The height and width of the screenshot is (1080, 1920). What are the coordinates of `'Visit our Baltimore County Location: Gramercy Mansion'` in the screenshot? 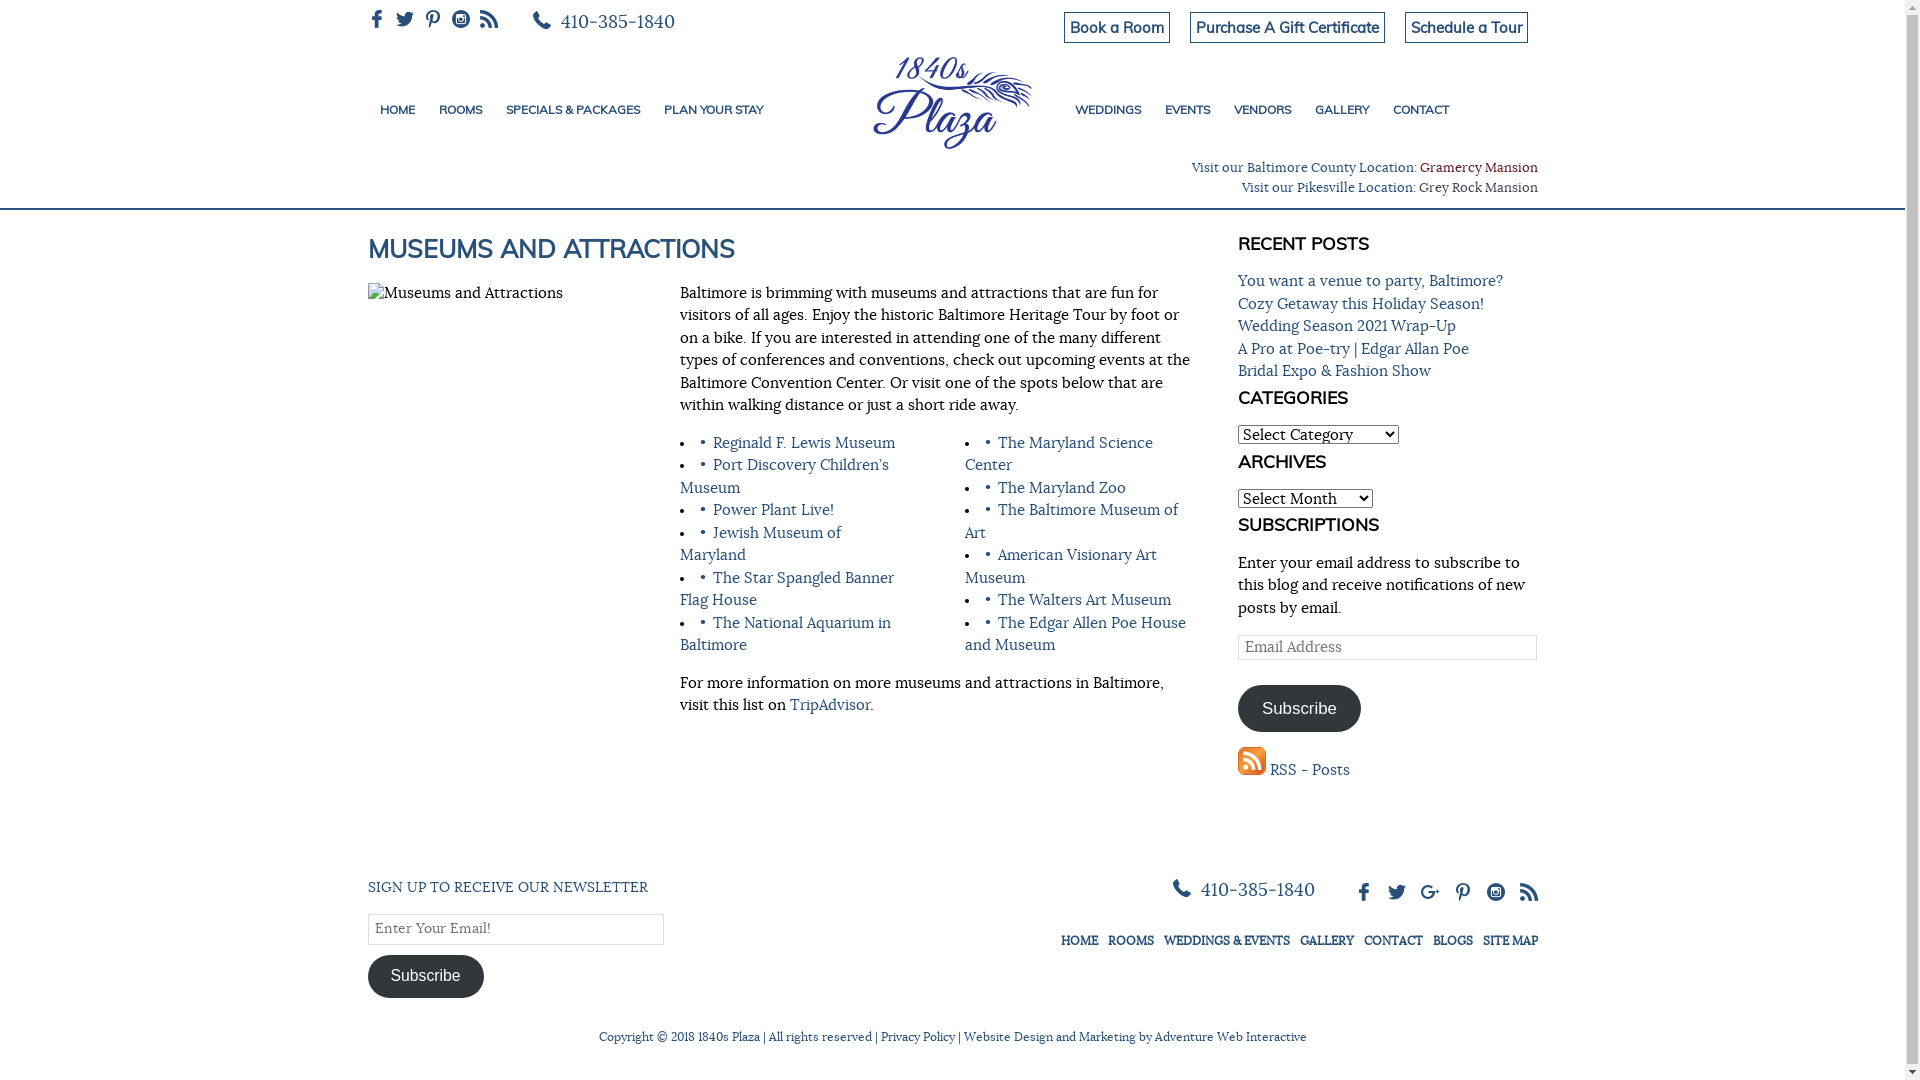 It's located at (1363, 167).